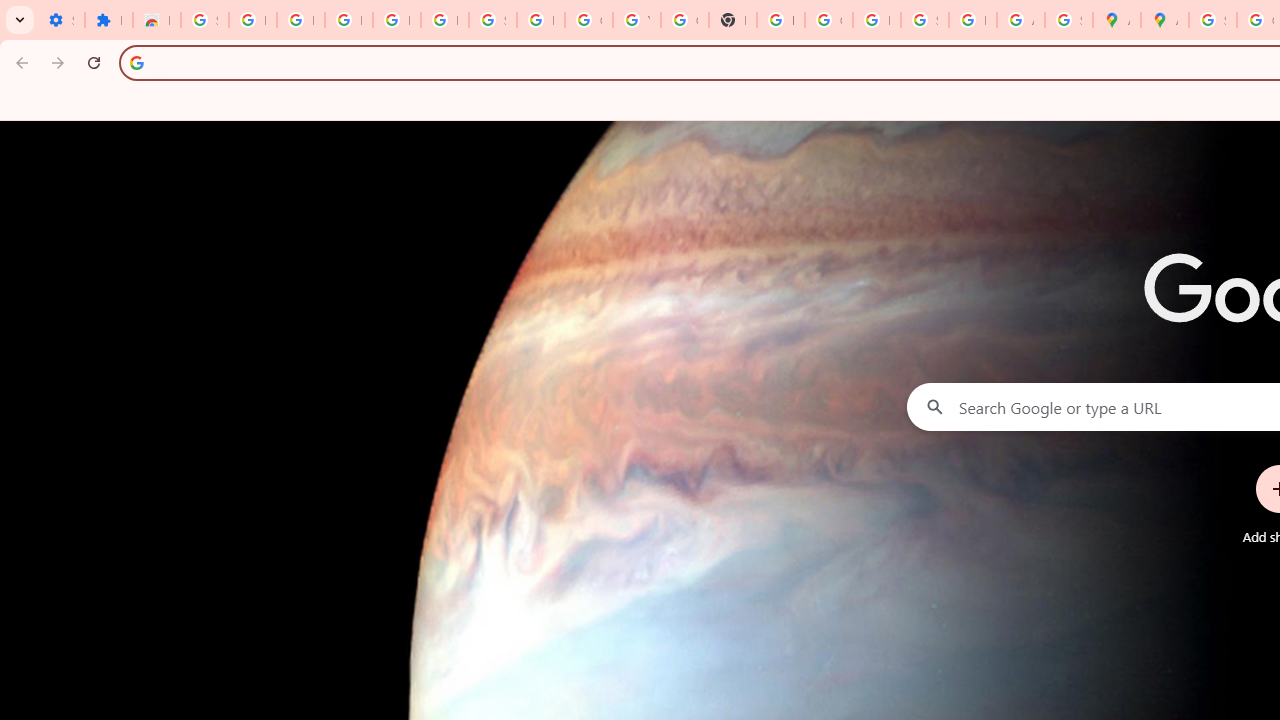 The width and height of the screenshot is (1280, 720). What do you see at coordinates (60, 20) in the screenshot?
I see `'Settings - On startup'` at bounding box center [60, 20].